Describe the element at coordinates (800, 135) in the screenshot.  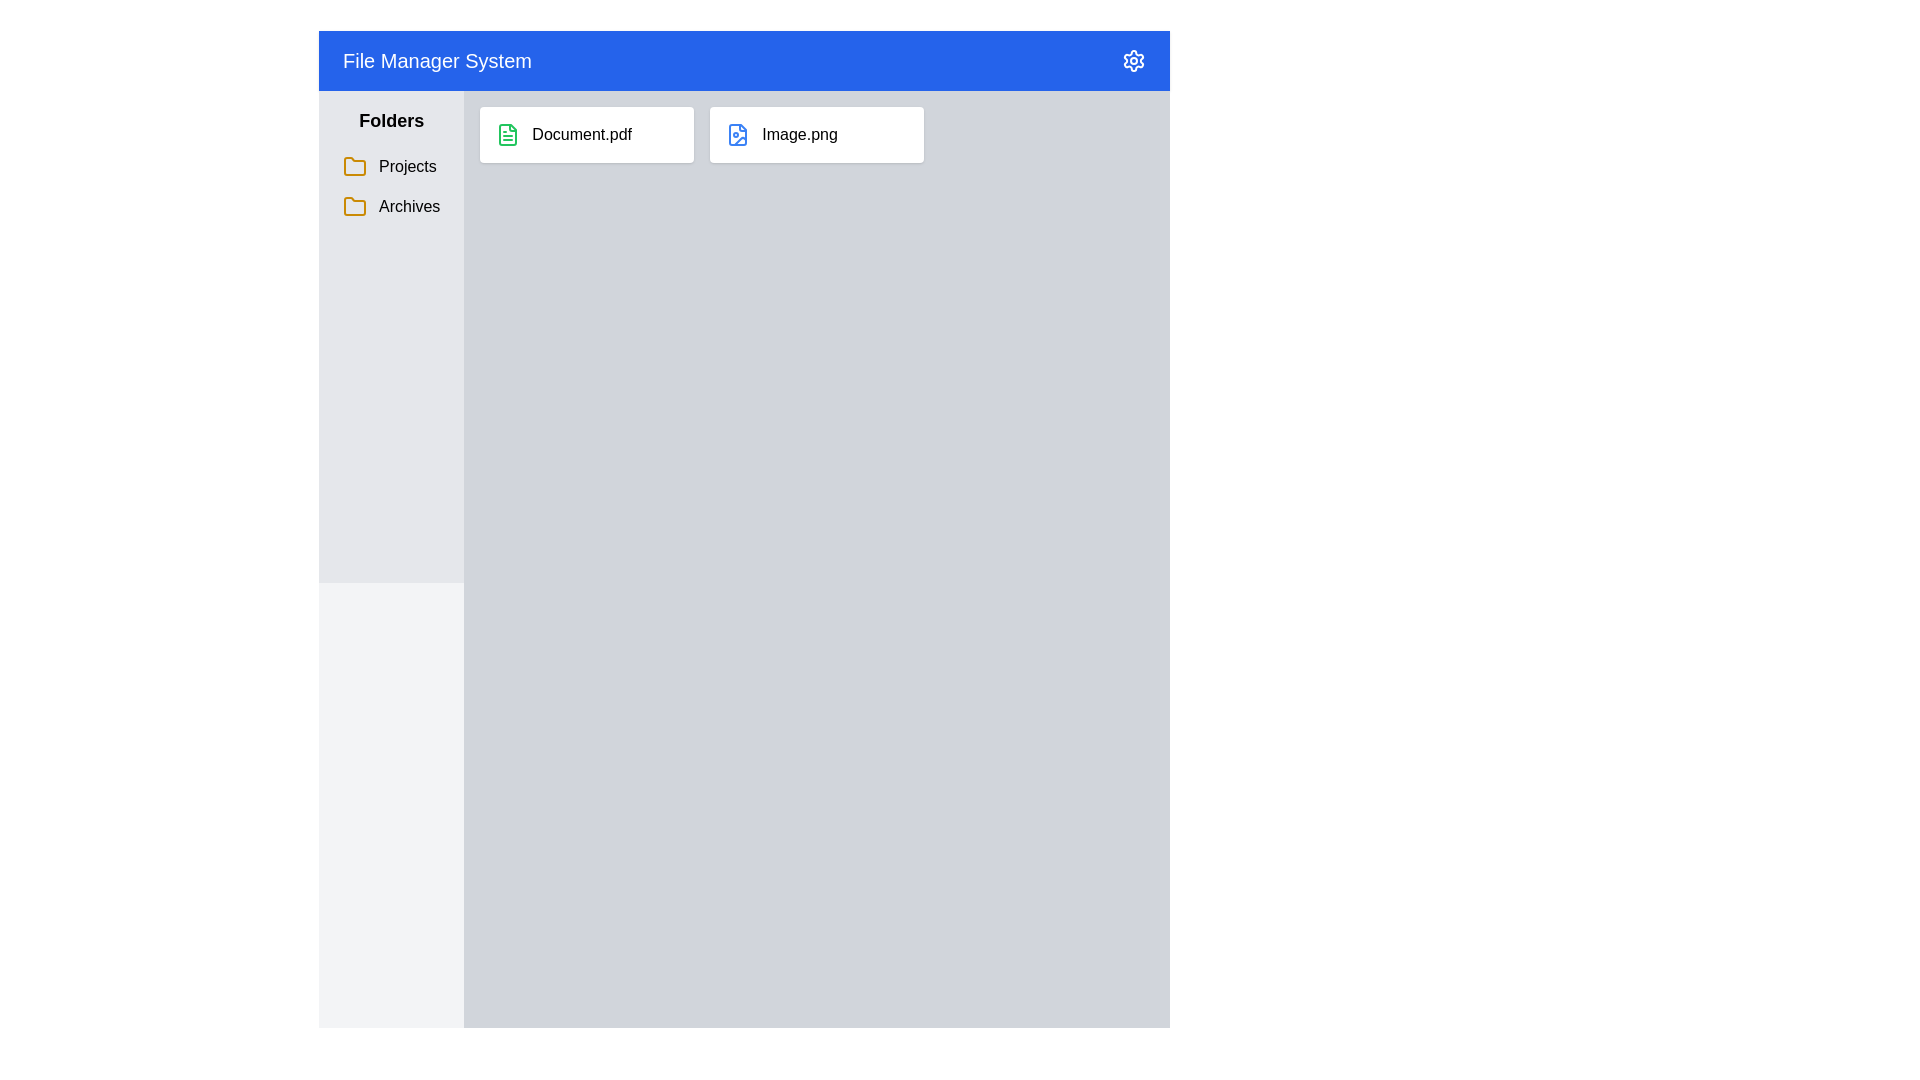
I see `text label 'Image.png' that is part of the second card in a horizontal list of file representations, which includes a document icon labeled 'Document.pdf' on the left` at that location.